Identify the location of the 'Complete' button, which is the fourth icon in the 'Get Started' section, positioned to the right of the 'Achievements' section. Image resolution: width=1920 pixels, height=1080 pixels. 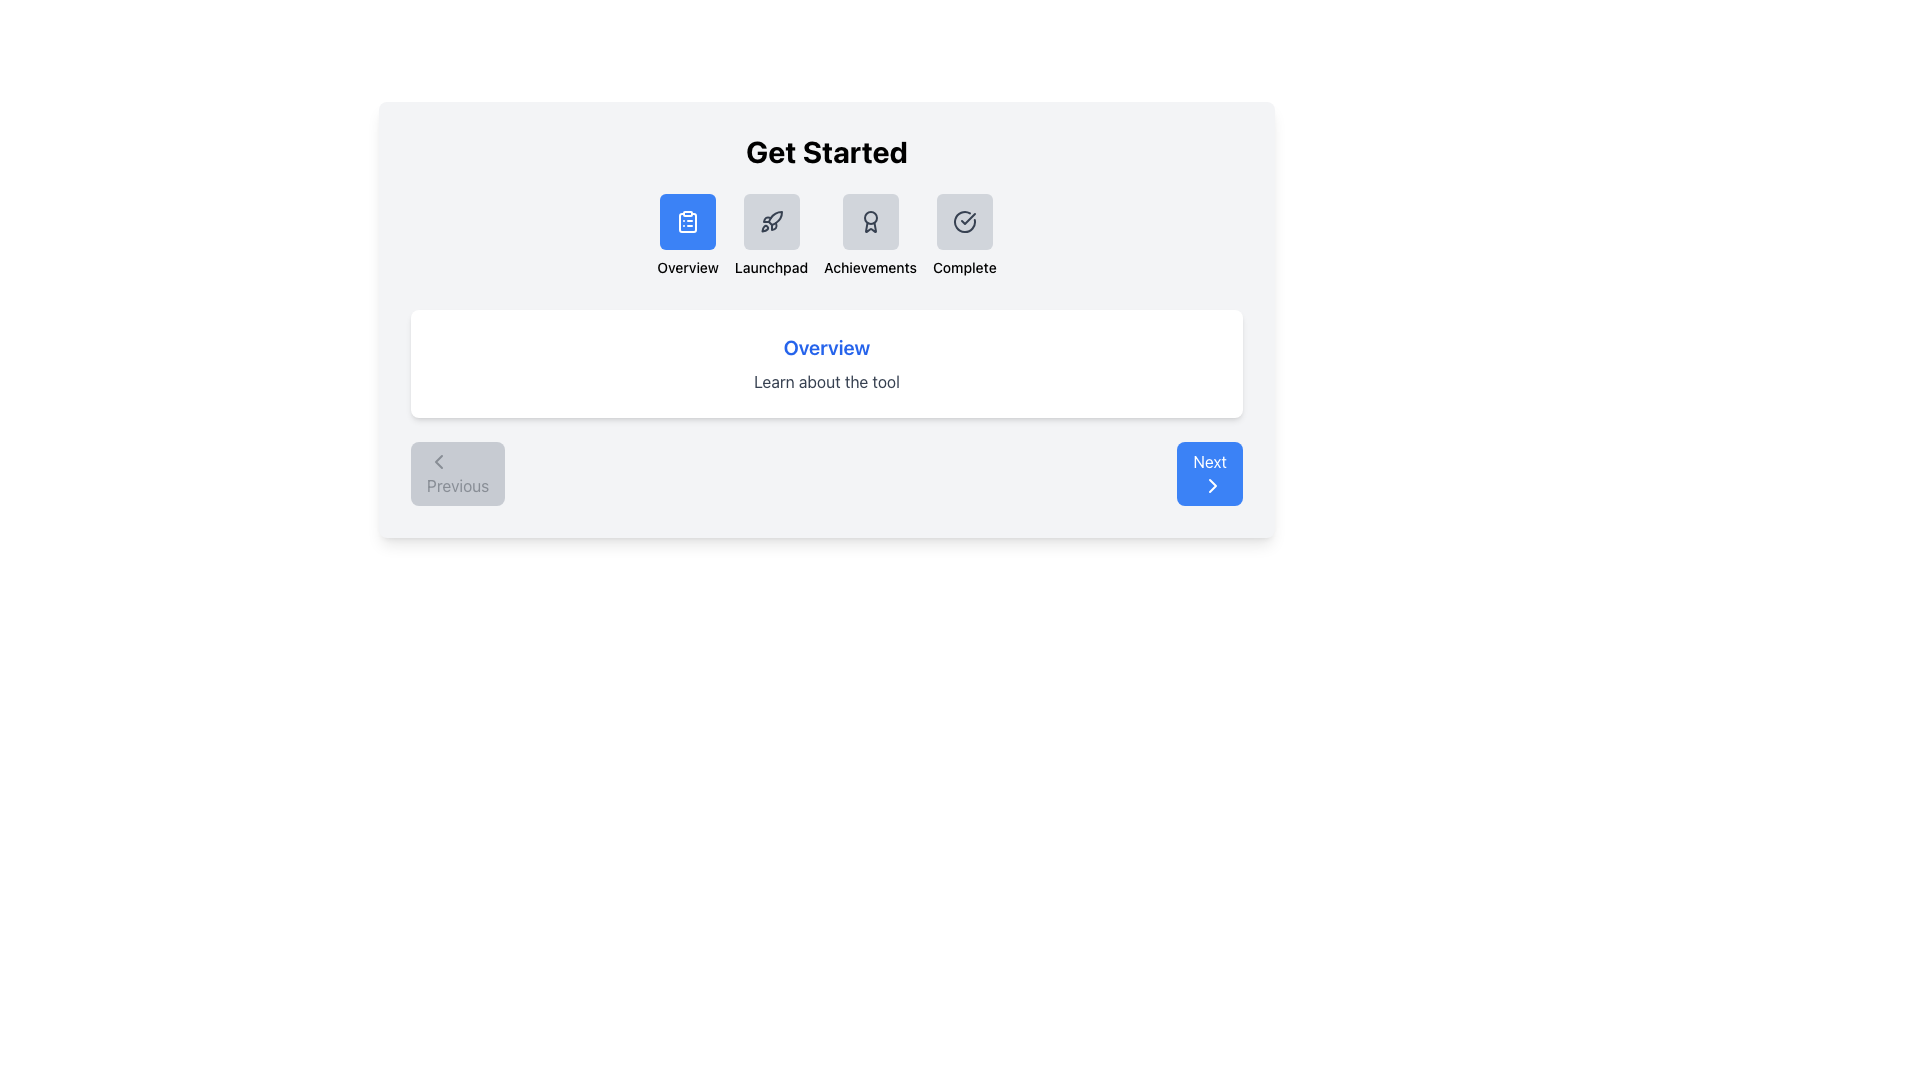
(964, 222).